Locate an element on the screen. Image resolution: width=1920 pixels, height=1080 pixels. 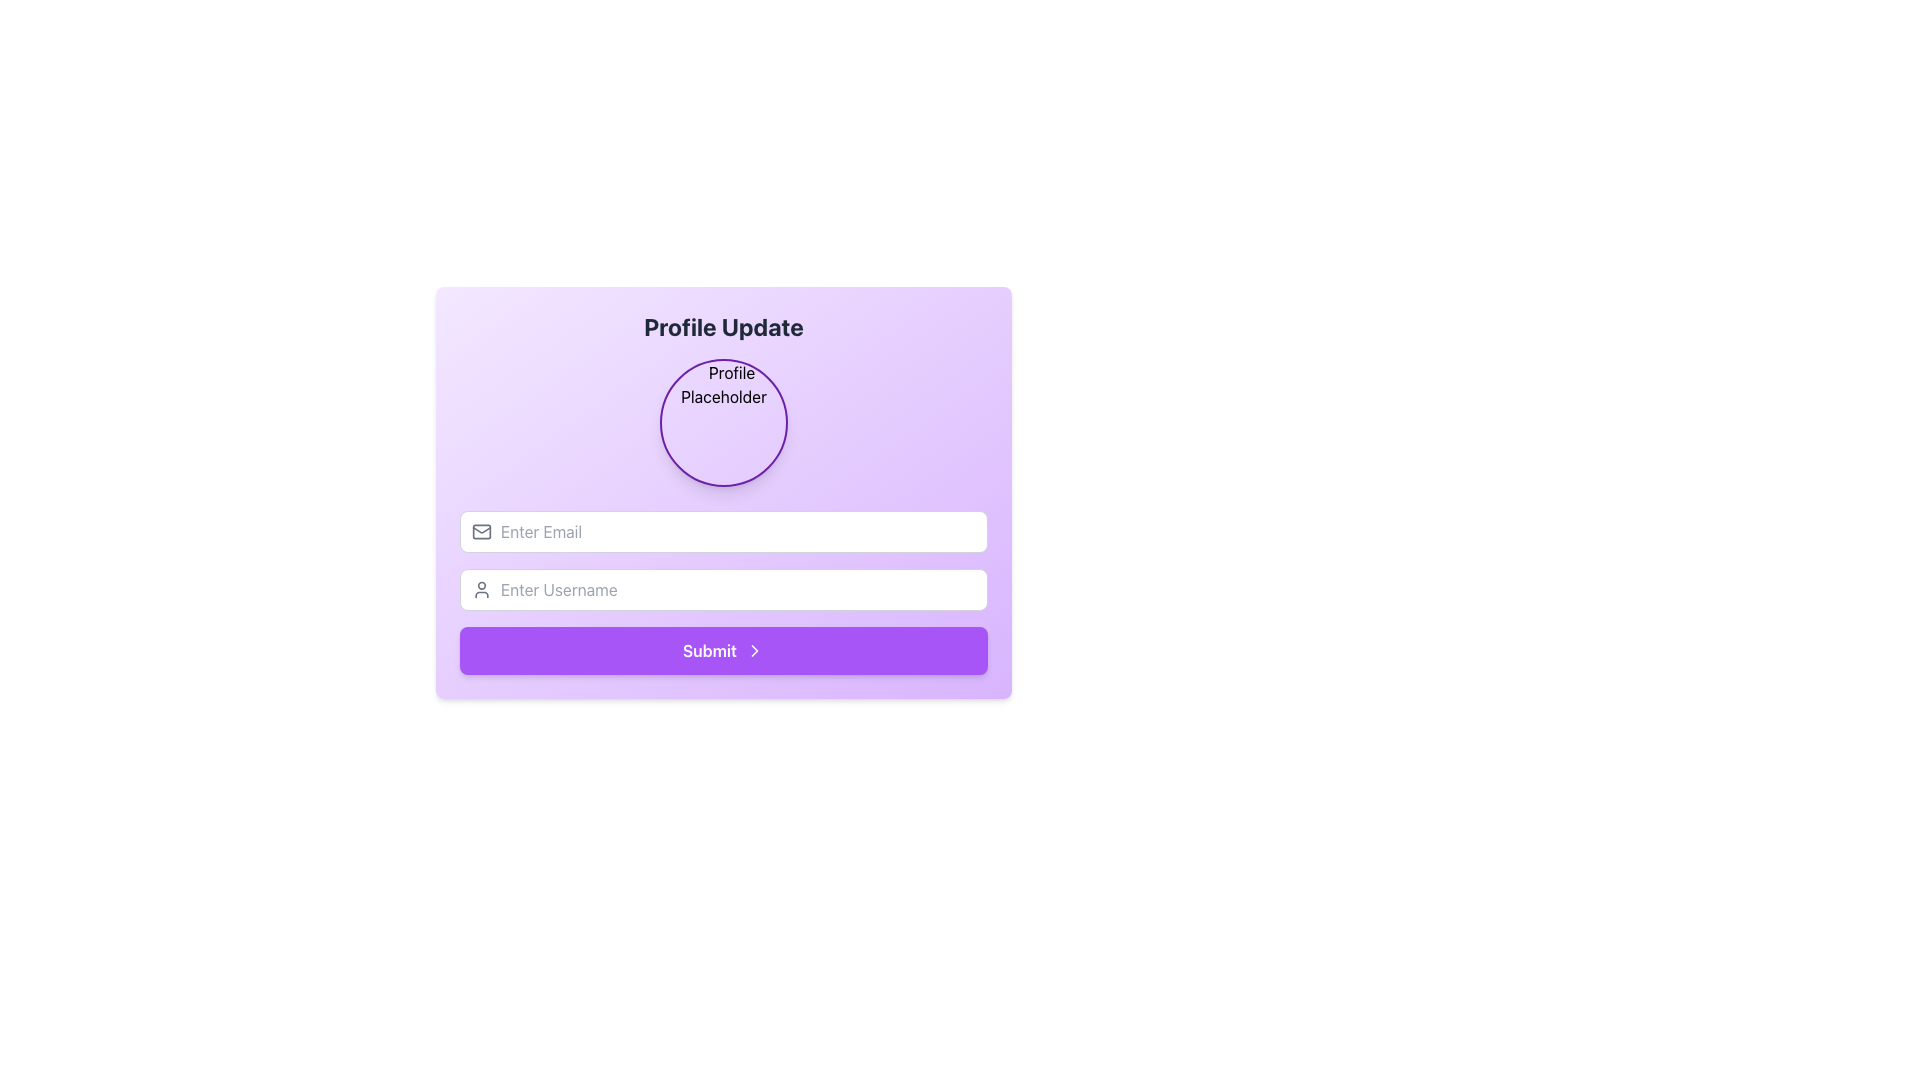
the submit button located at the bottom of the form to initiate the form submission process is located at coordinates (723, 651).